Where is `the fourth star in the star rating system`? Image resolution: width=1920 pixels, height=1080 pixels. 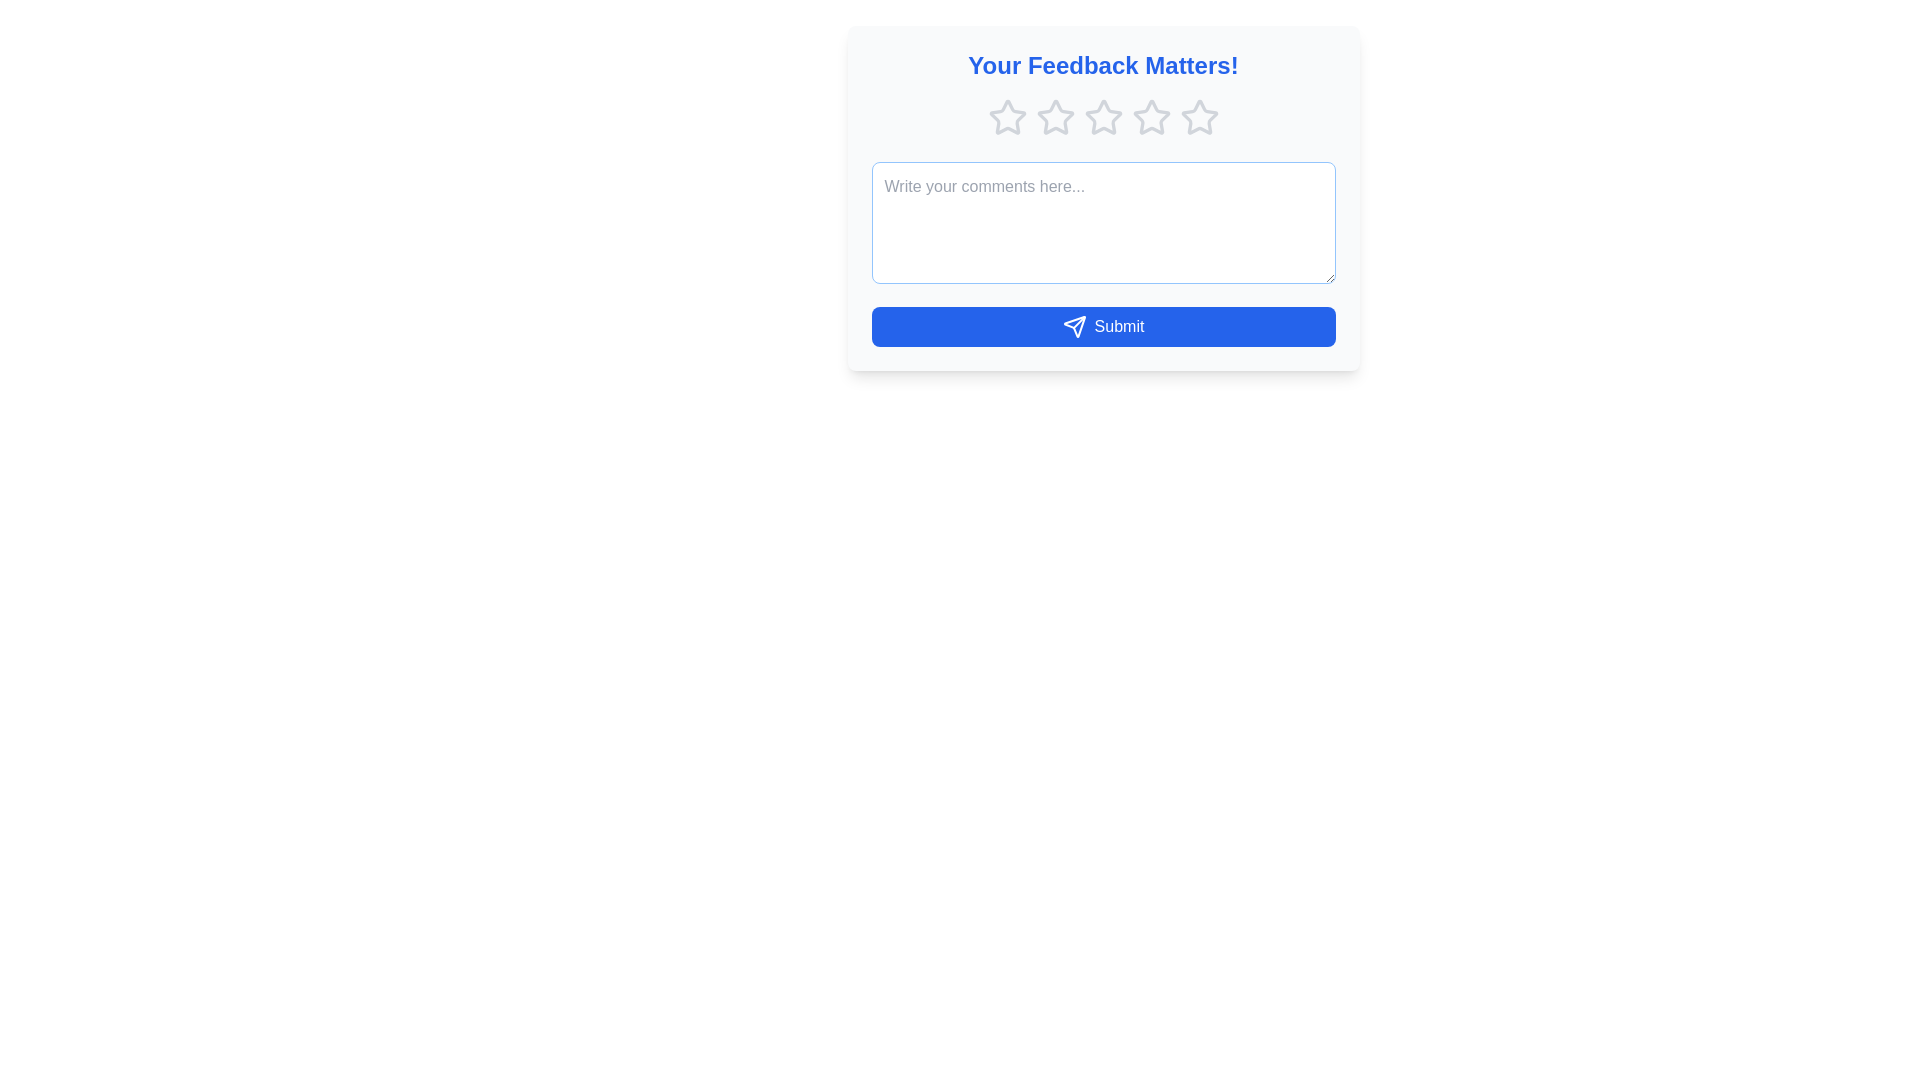 the fourth star in the star rating system is located at coordinates (1151, 117).